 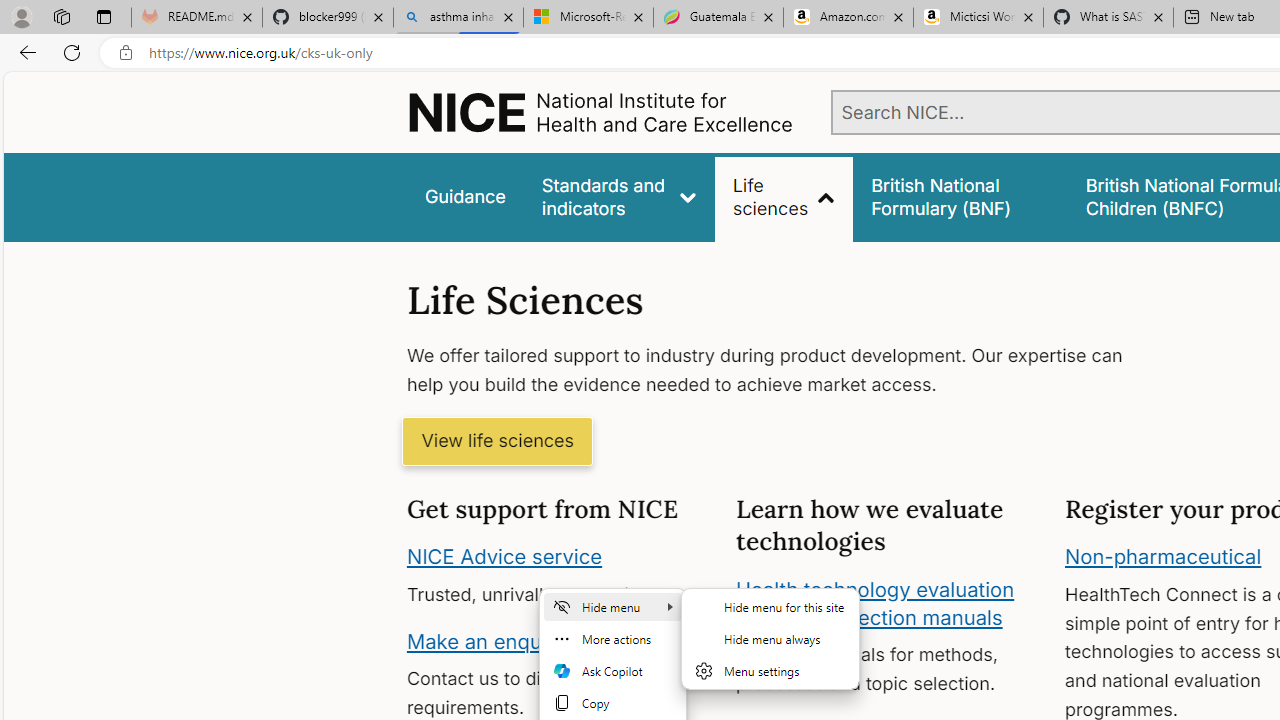 What do you see at coordinates (769, 605) in the screenshot?
I see `'Hide menu for this site'` at bounding box center [769, 605].